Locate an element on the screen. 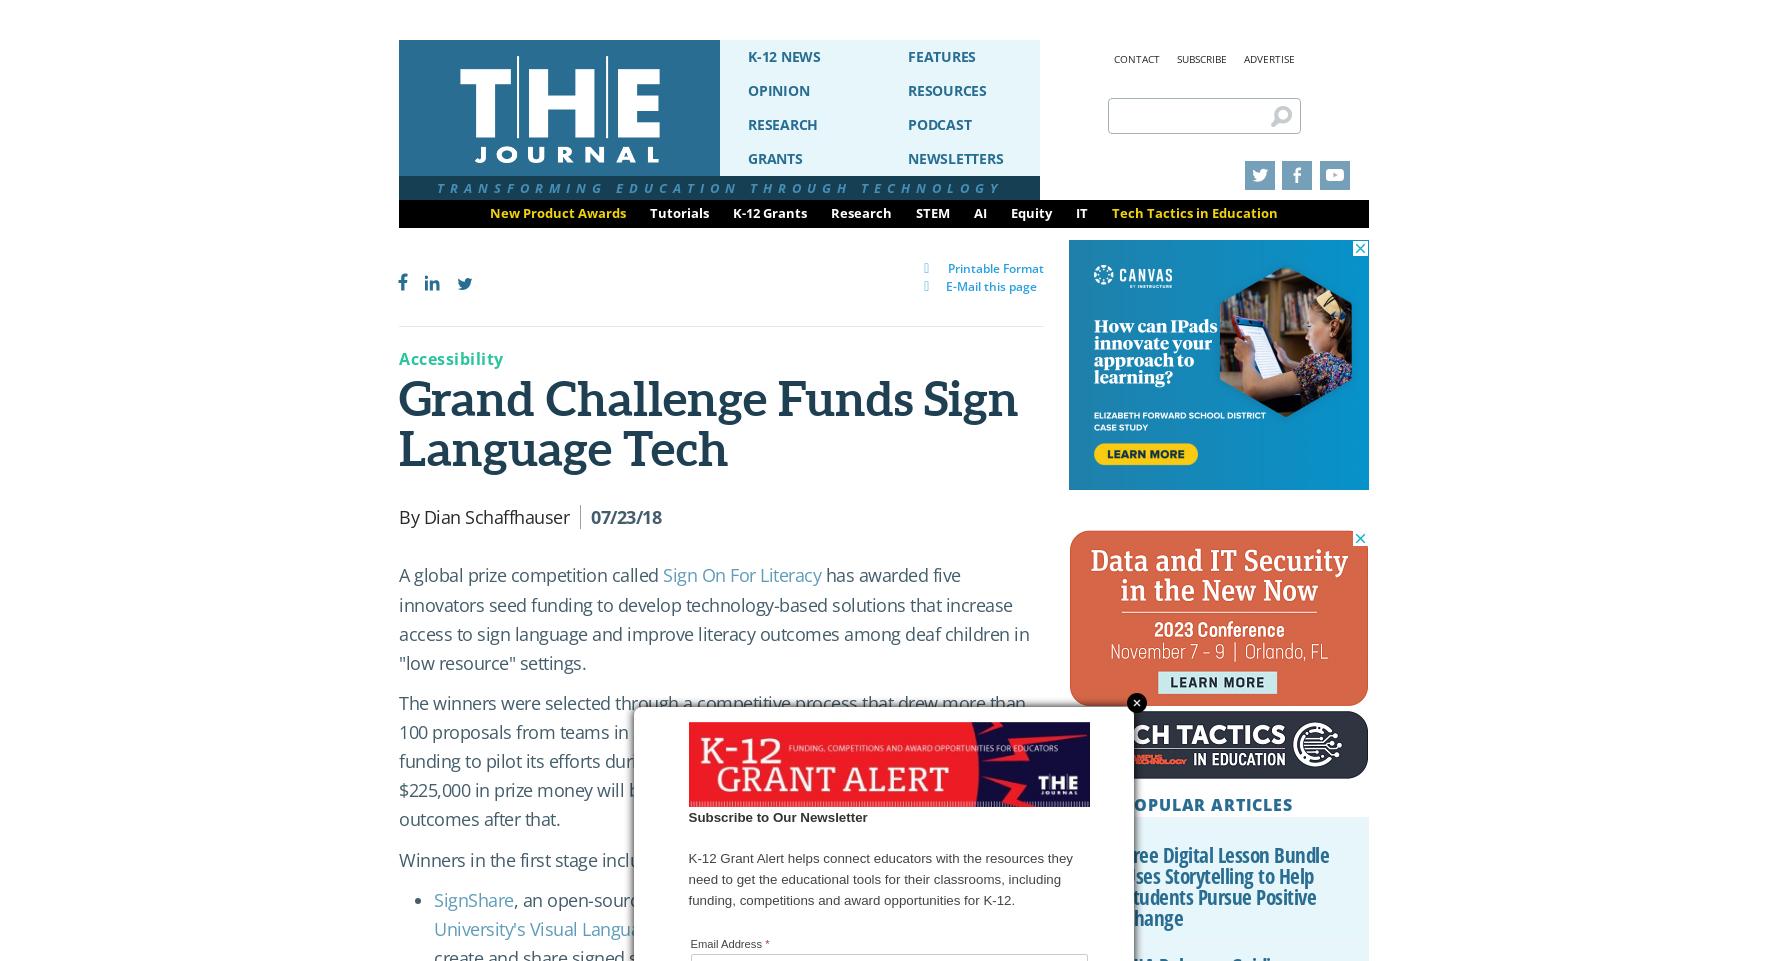  'Gallaudet University's Visual Language and Visual  Learning' is located at coordinates (699, 914).